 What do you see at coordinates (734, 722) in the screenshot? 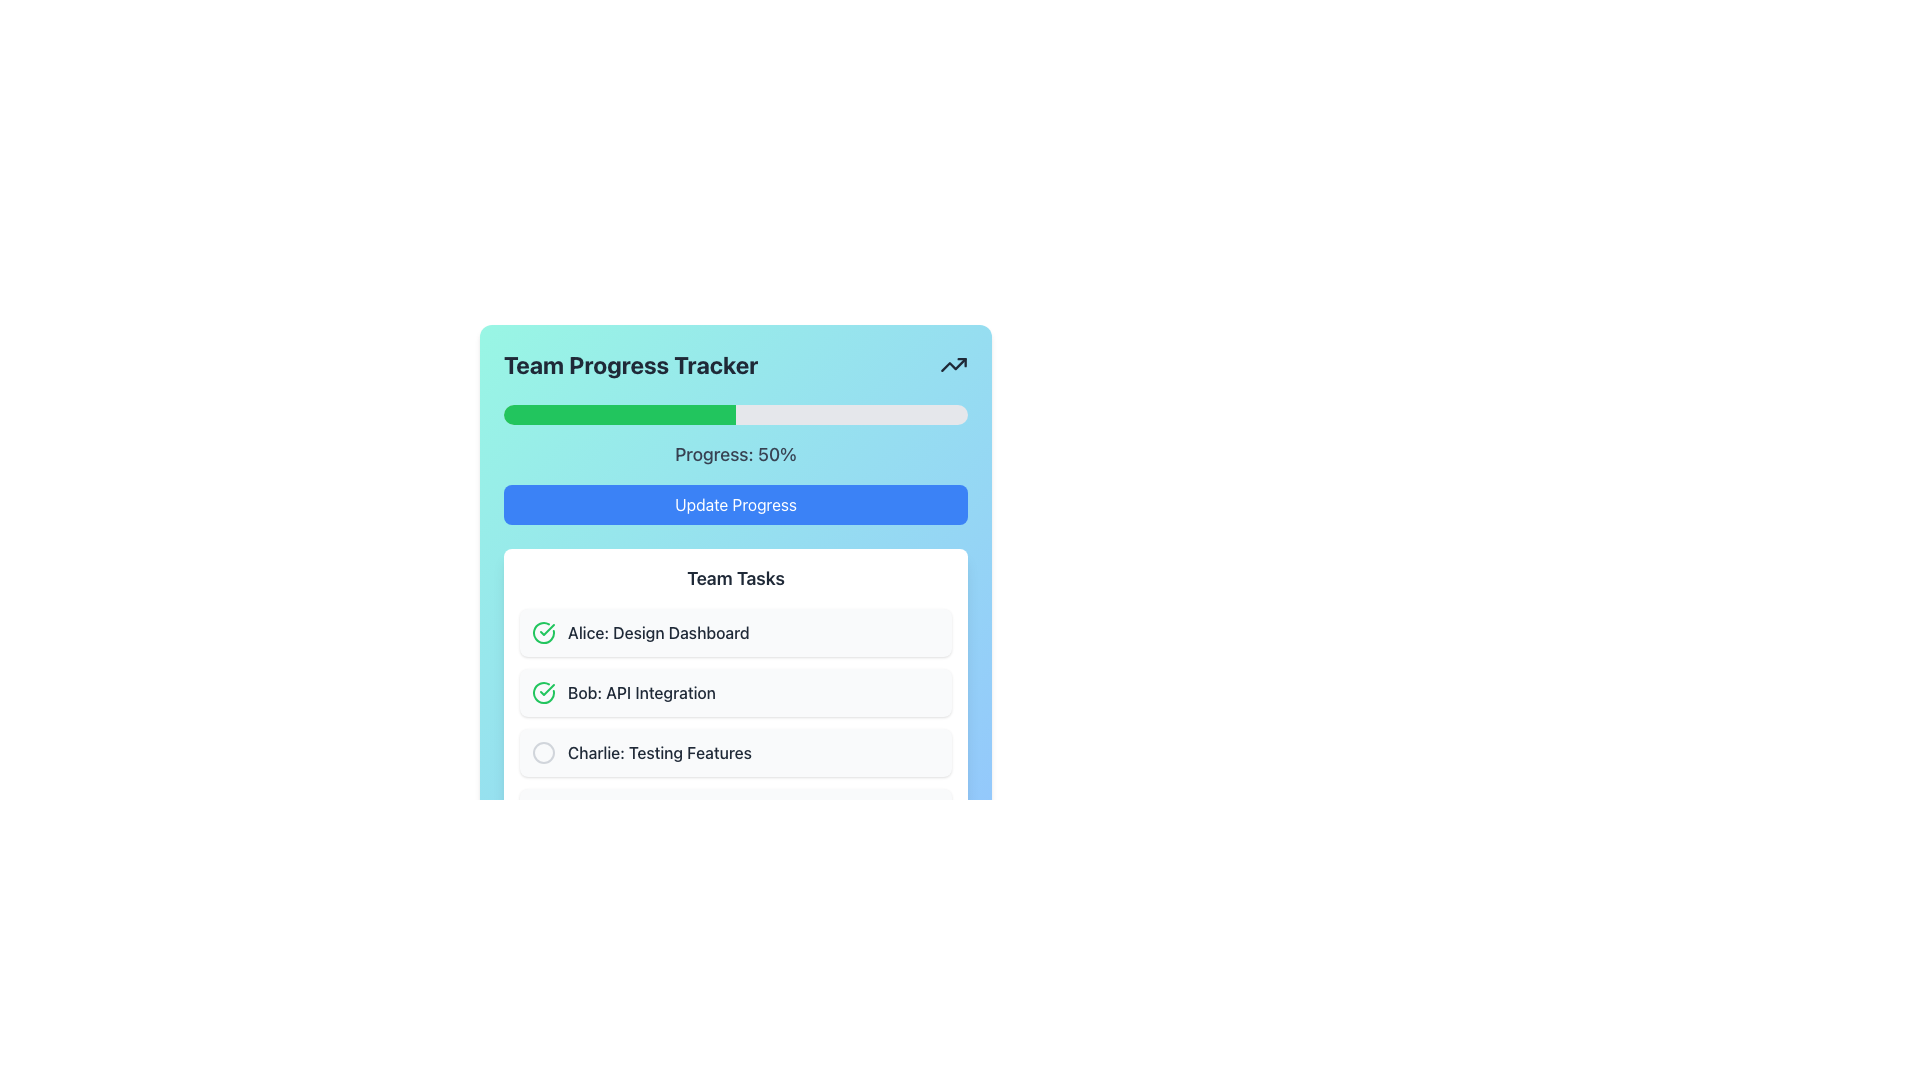
I see `the task item labeled 'Bob: API Integration' in the task tracker` at bounding box center [734, 722].